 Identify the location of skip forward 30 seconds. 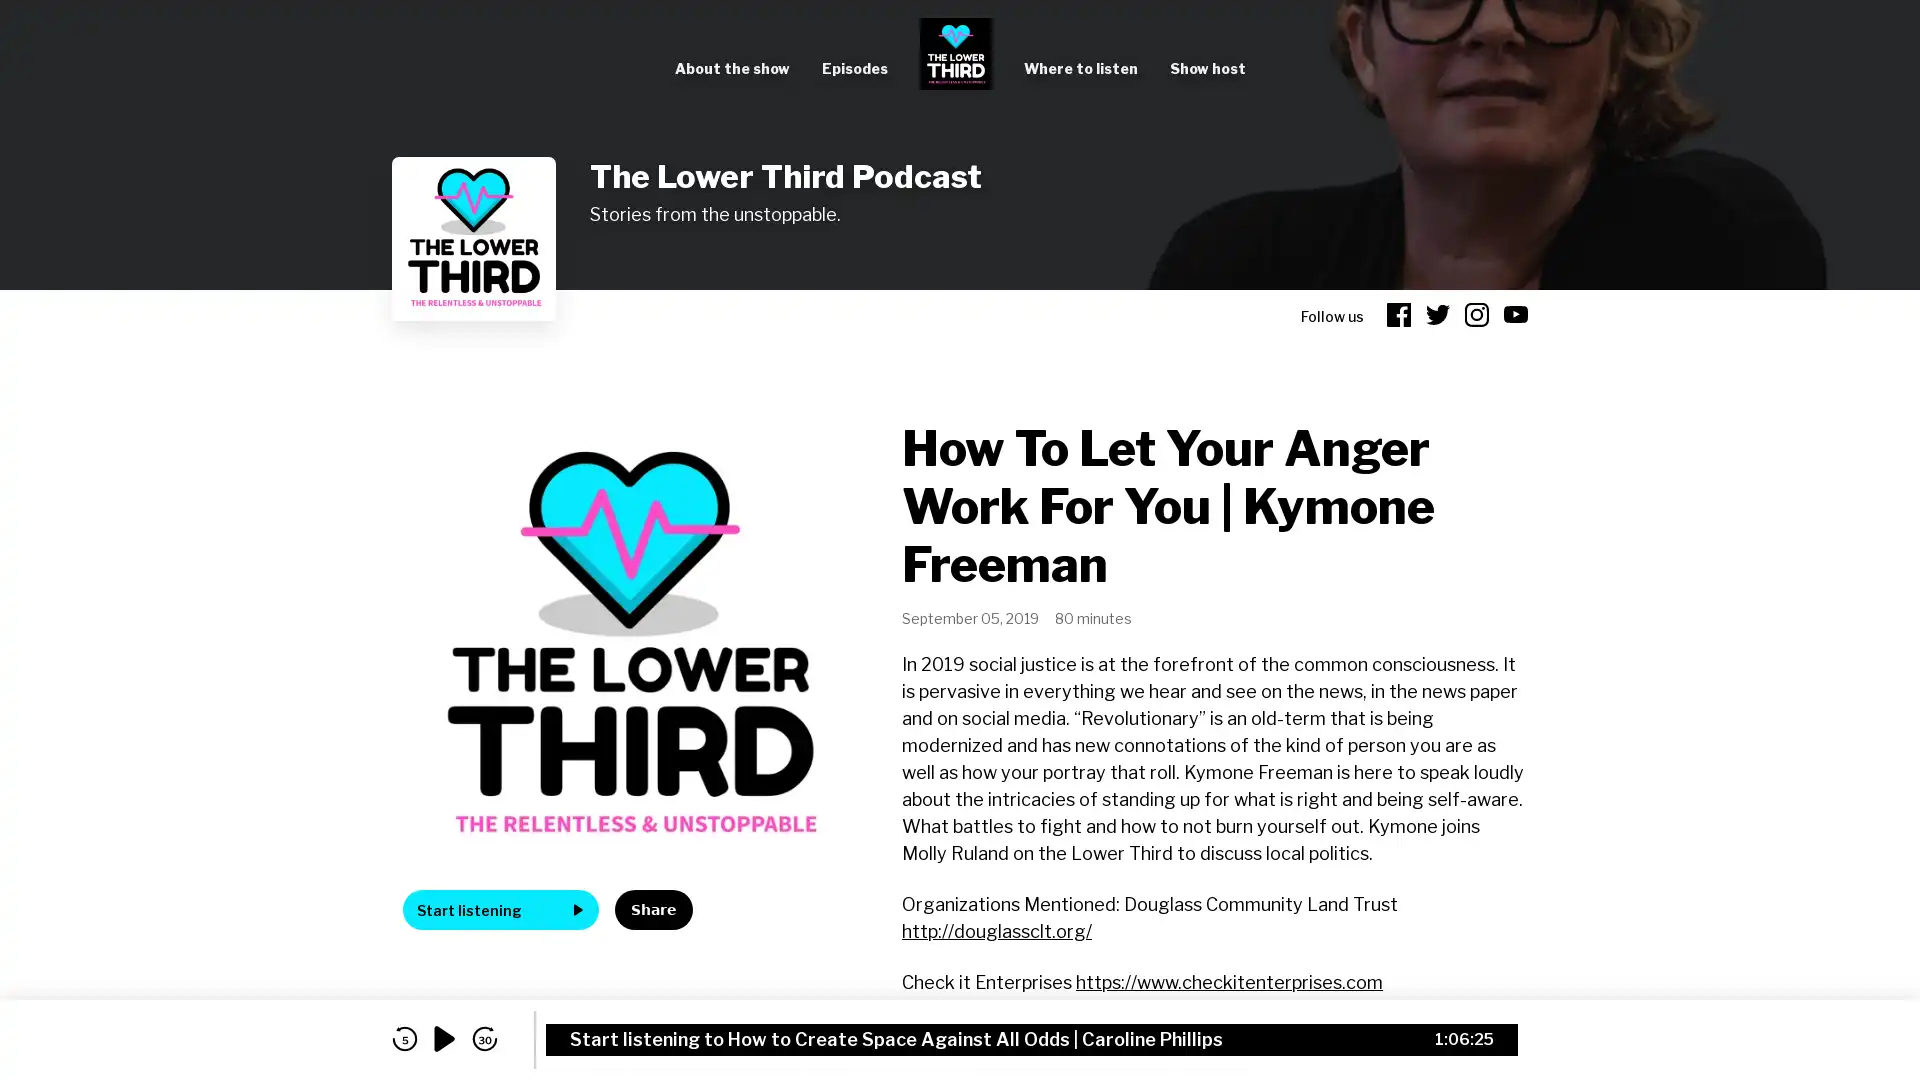
(484, 1038).